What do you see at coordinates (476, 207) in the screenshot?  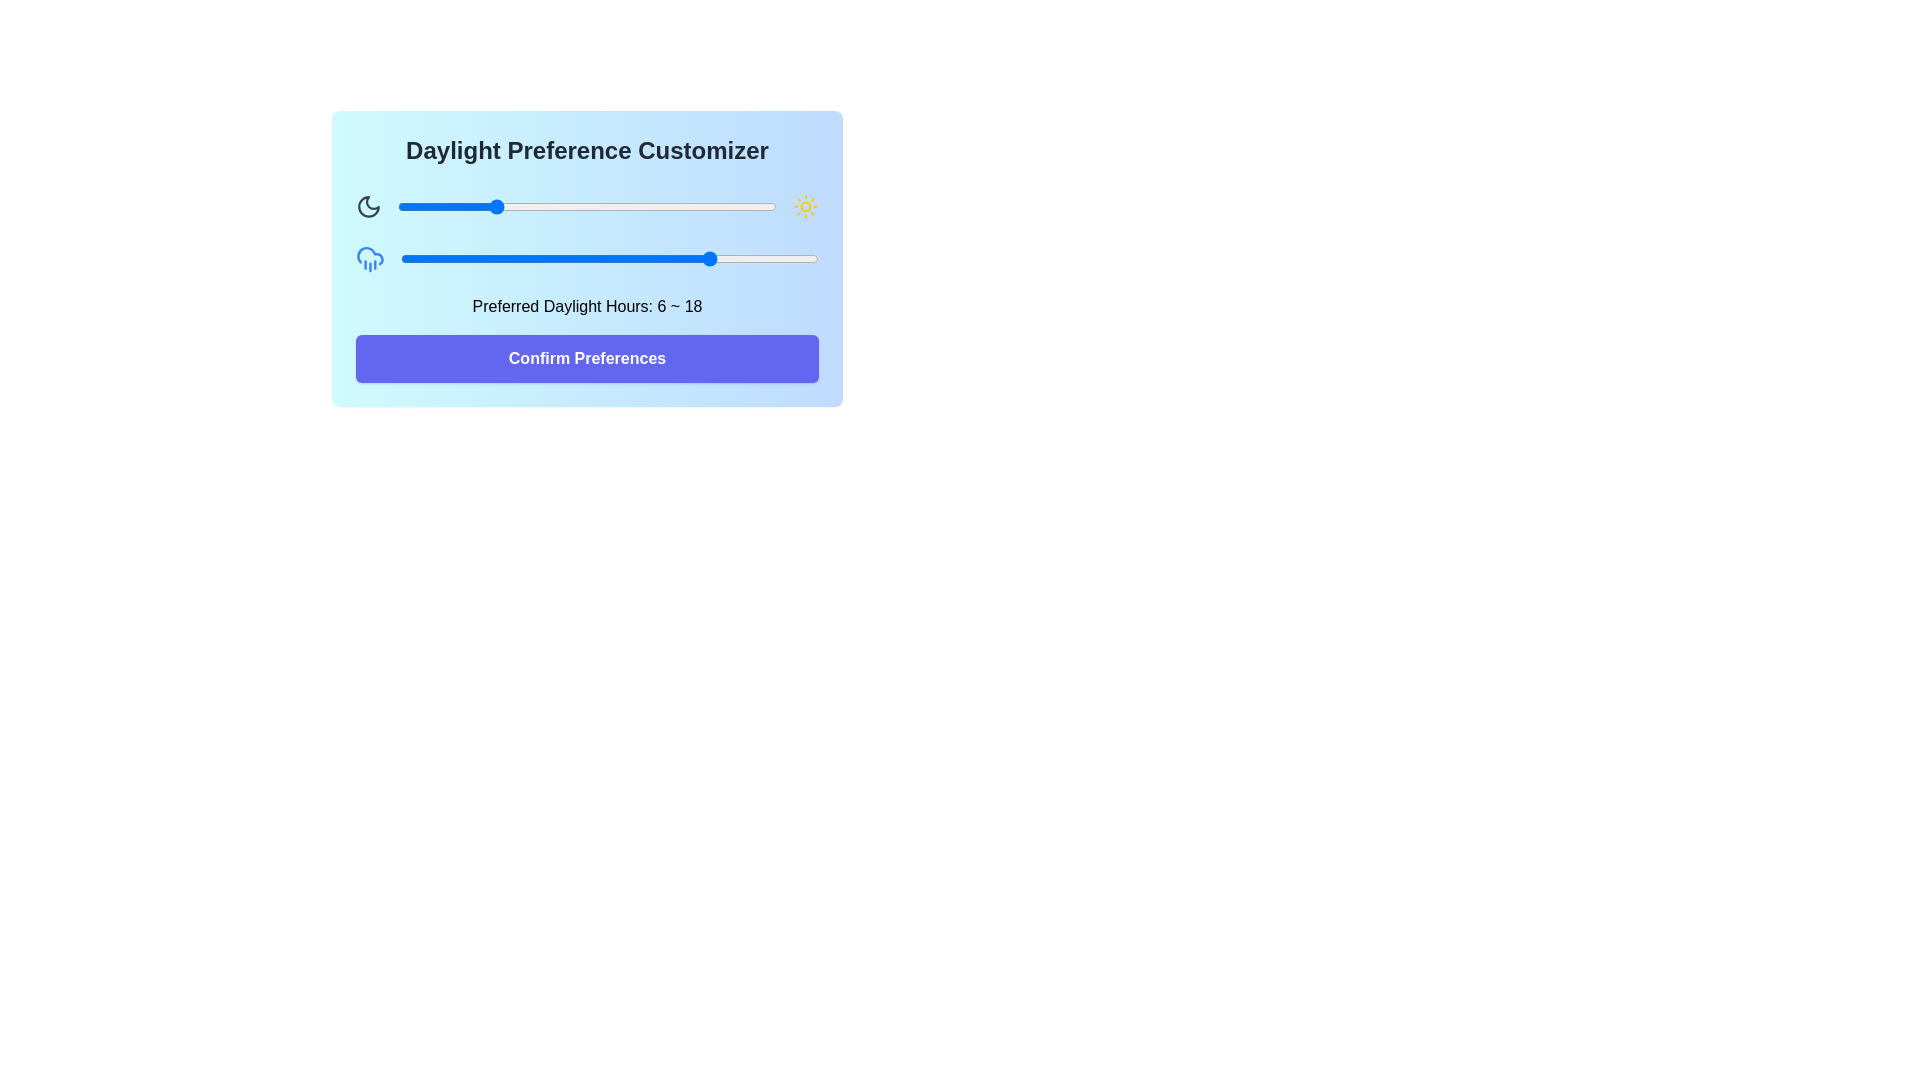 I see `the daylight hours` at bounding box center [476, 207].